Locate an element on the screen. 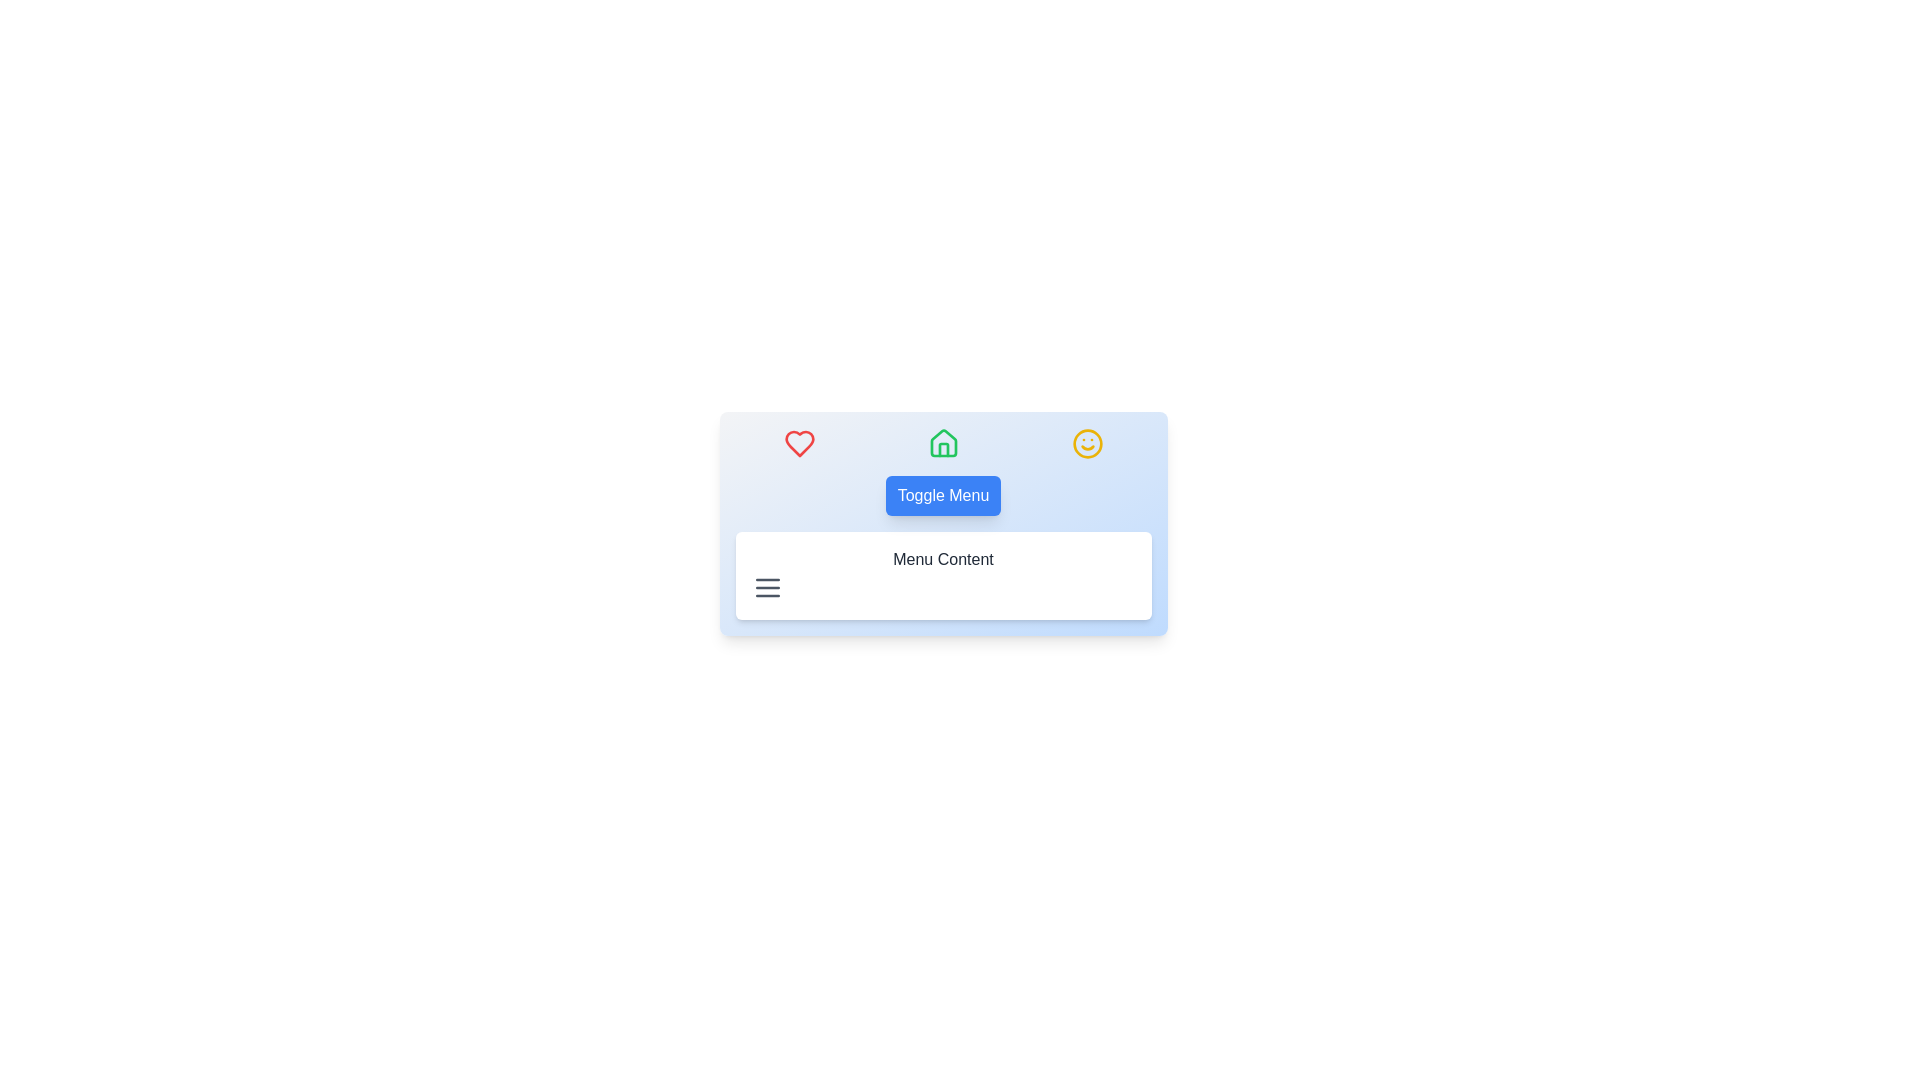  the gray three-line 'menu' icon located to the left of the 'Menu Content' label is located at coordinates (766, 586).